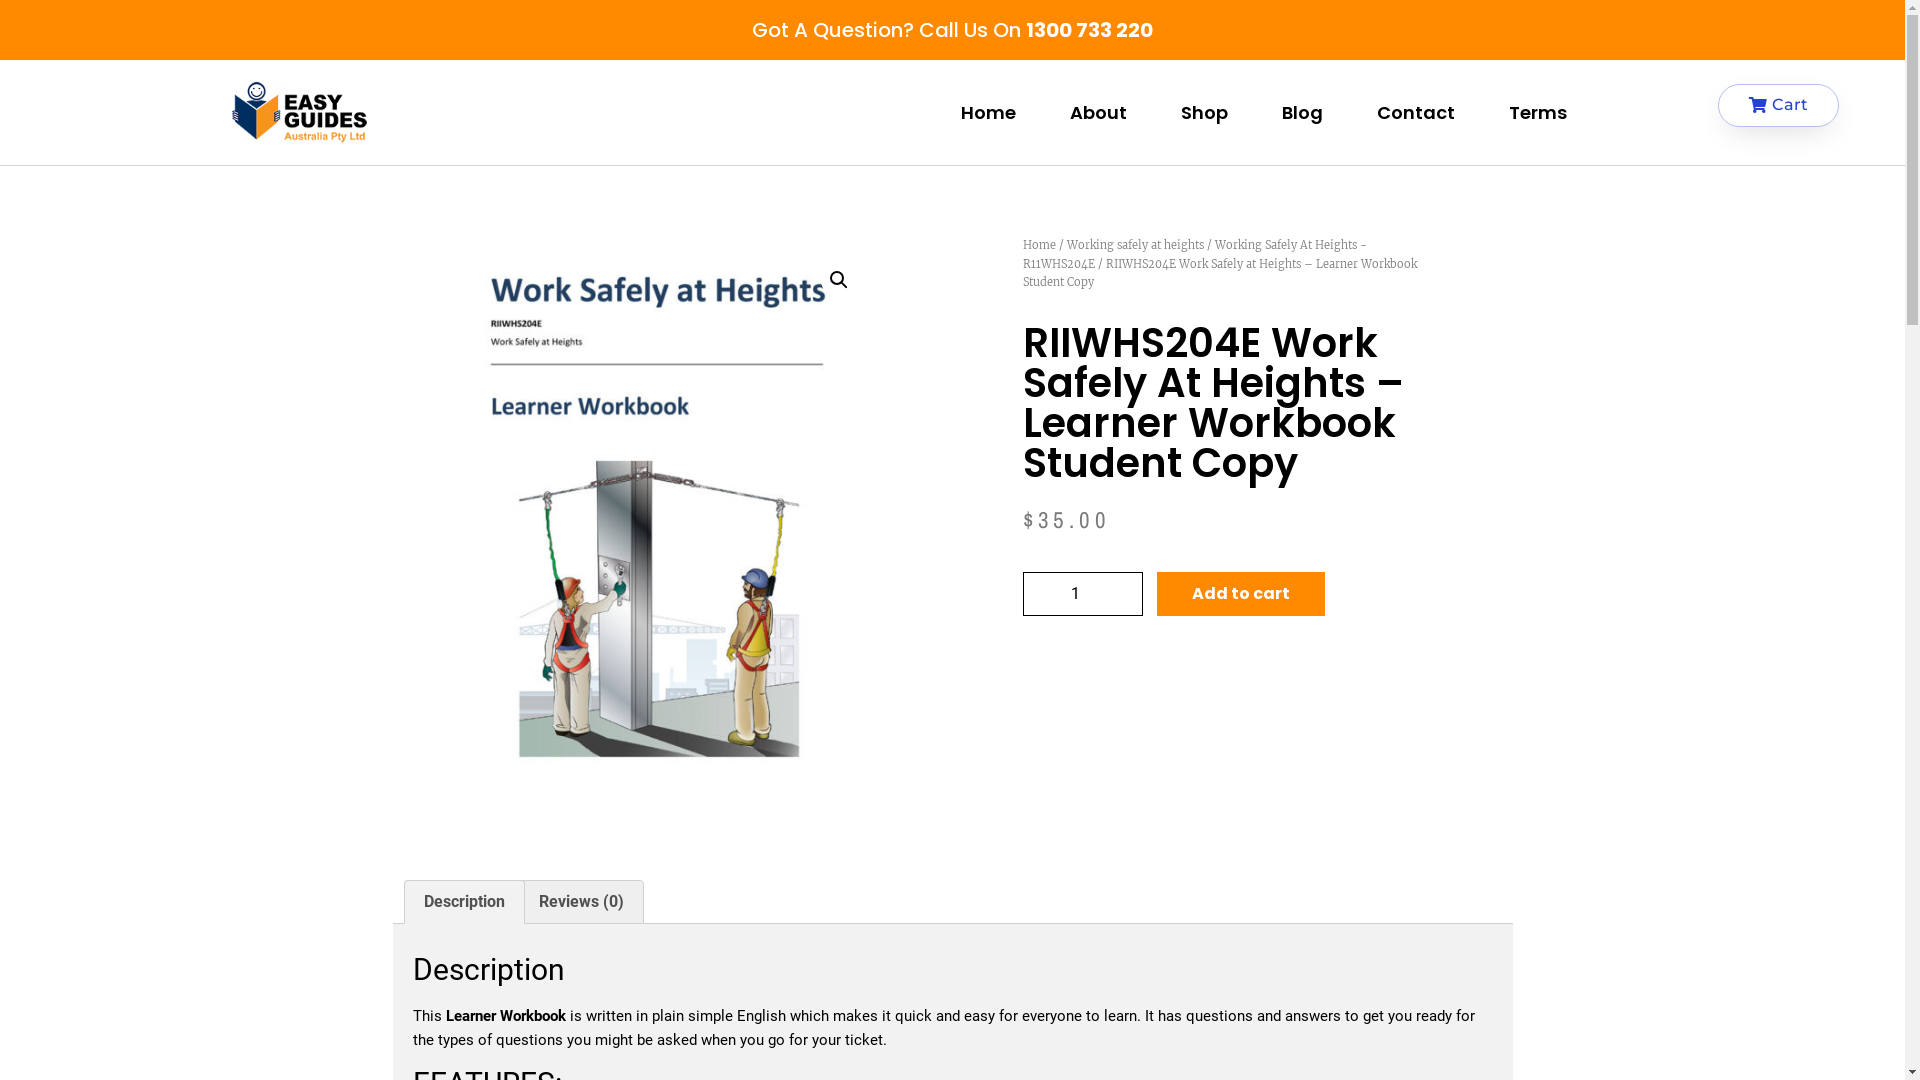  What do you see at coordinates (1038, 244) in the screenshot?
I see `'Home'` at bounding box center [1038, 244].